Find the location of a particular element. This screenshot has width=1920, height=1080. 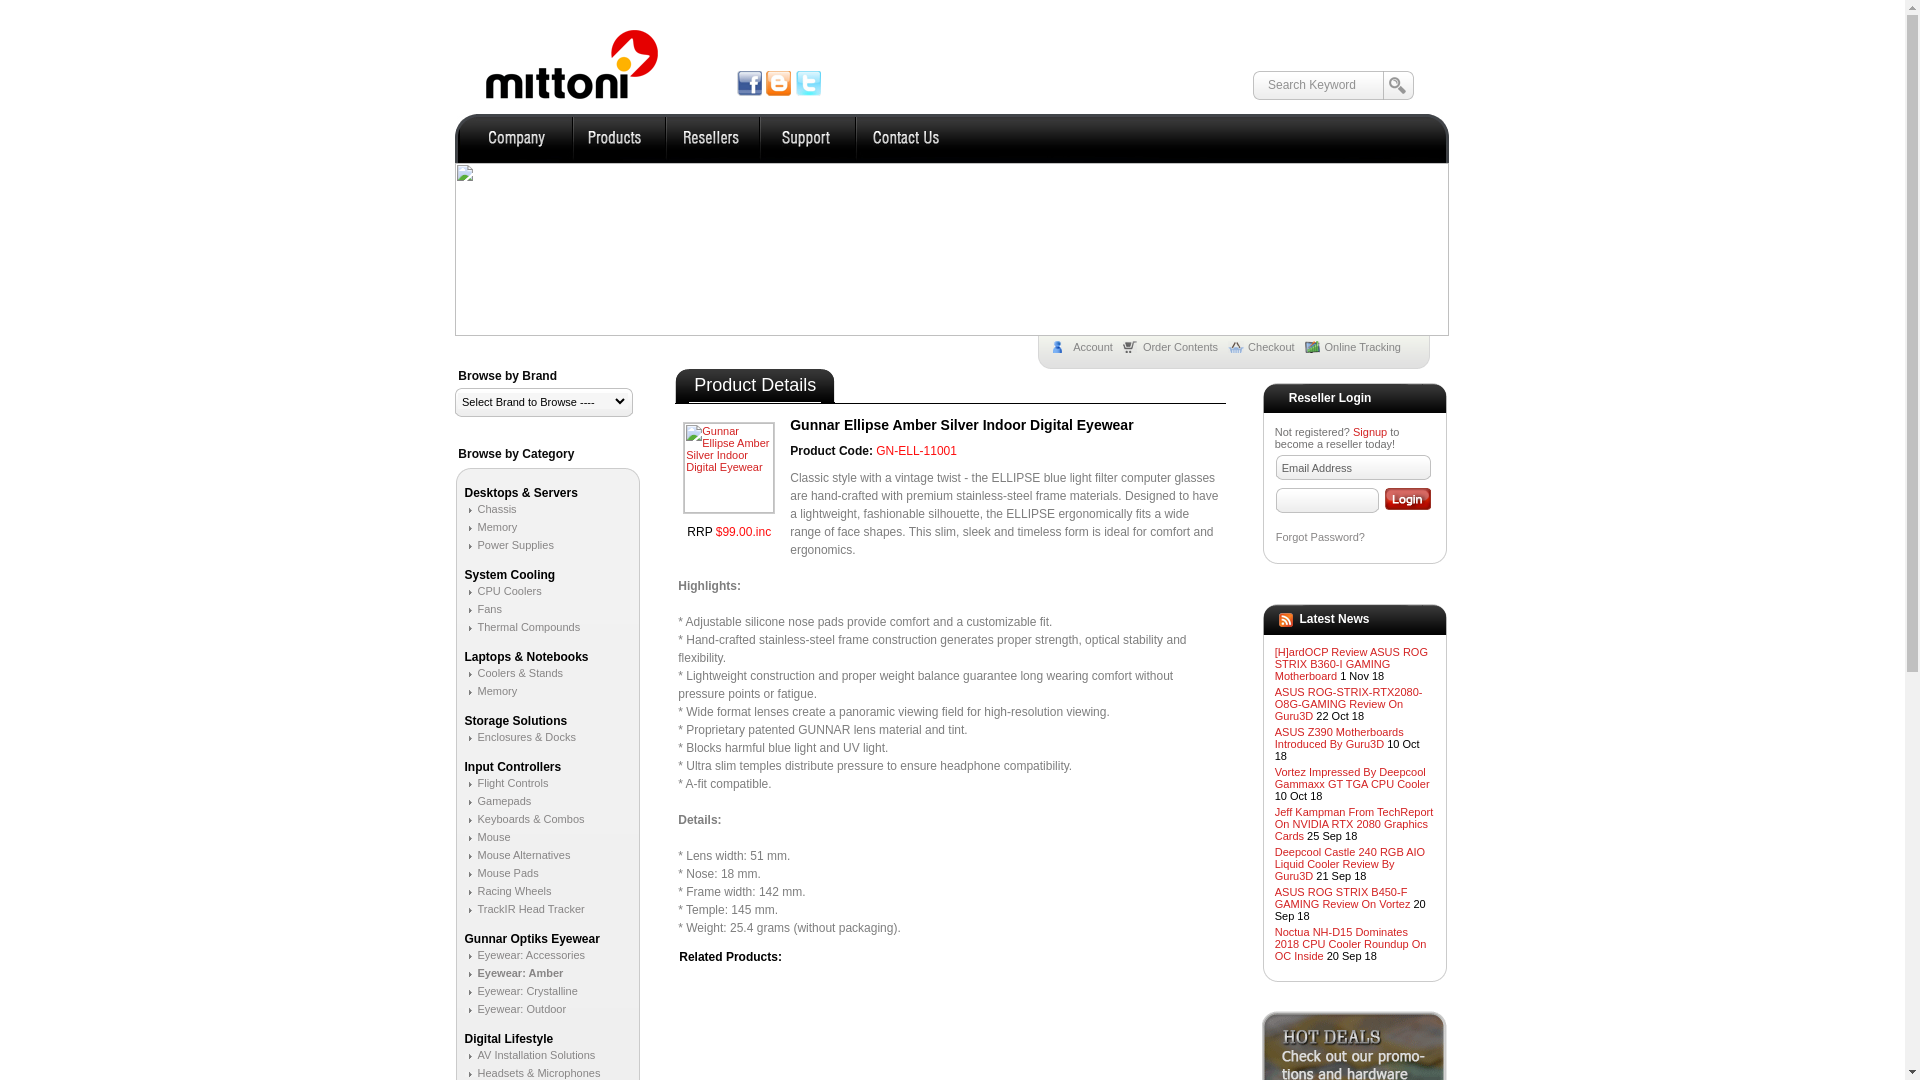

'Mouse Pads' is located at coordinates (500, 871).